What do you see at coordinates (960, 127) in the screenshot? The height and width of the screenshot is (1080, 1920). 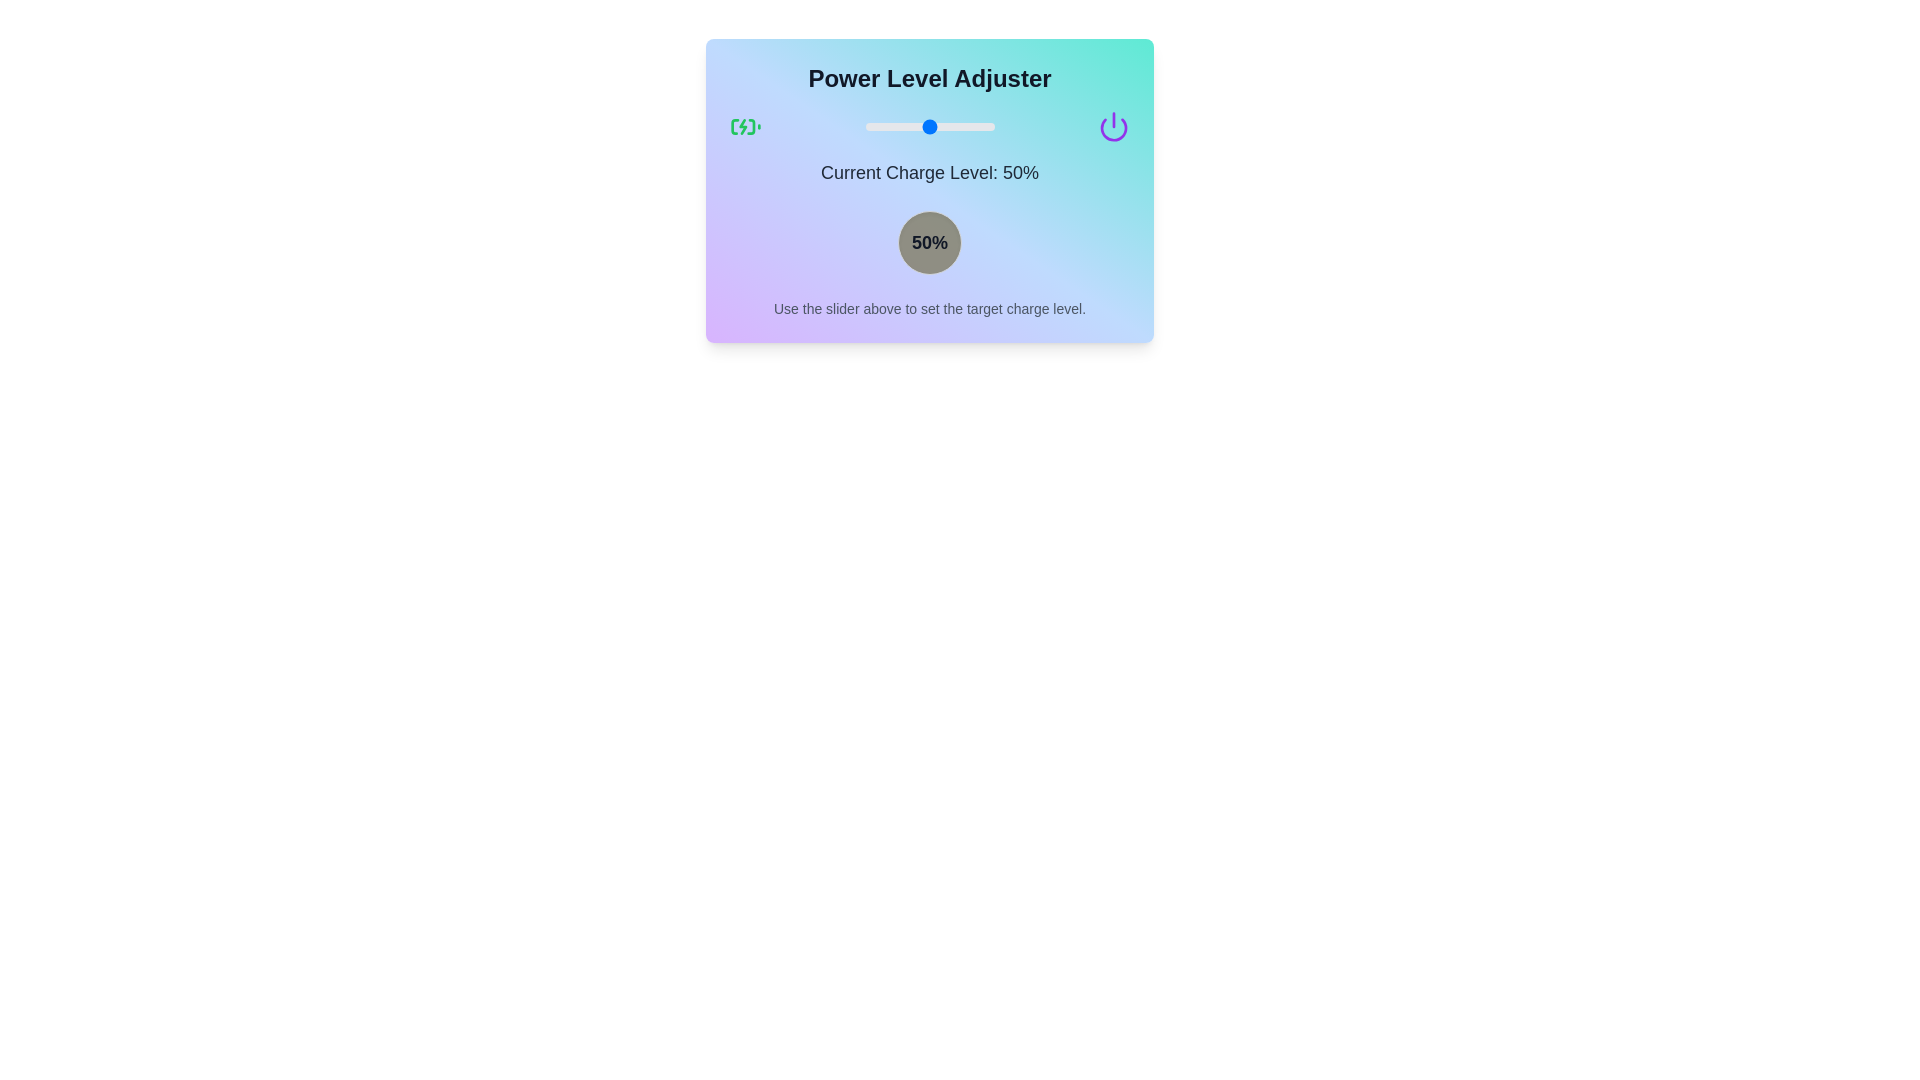 I see `the power level` at bounding box center [960, 127].